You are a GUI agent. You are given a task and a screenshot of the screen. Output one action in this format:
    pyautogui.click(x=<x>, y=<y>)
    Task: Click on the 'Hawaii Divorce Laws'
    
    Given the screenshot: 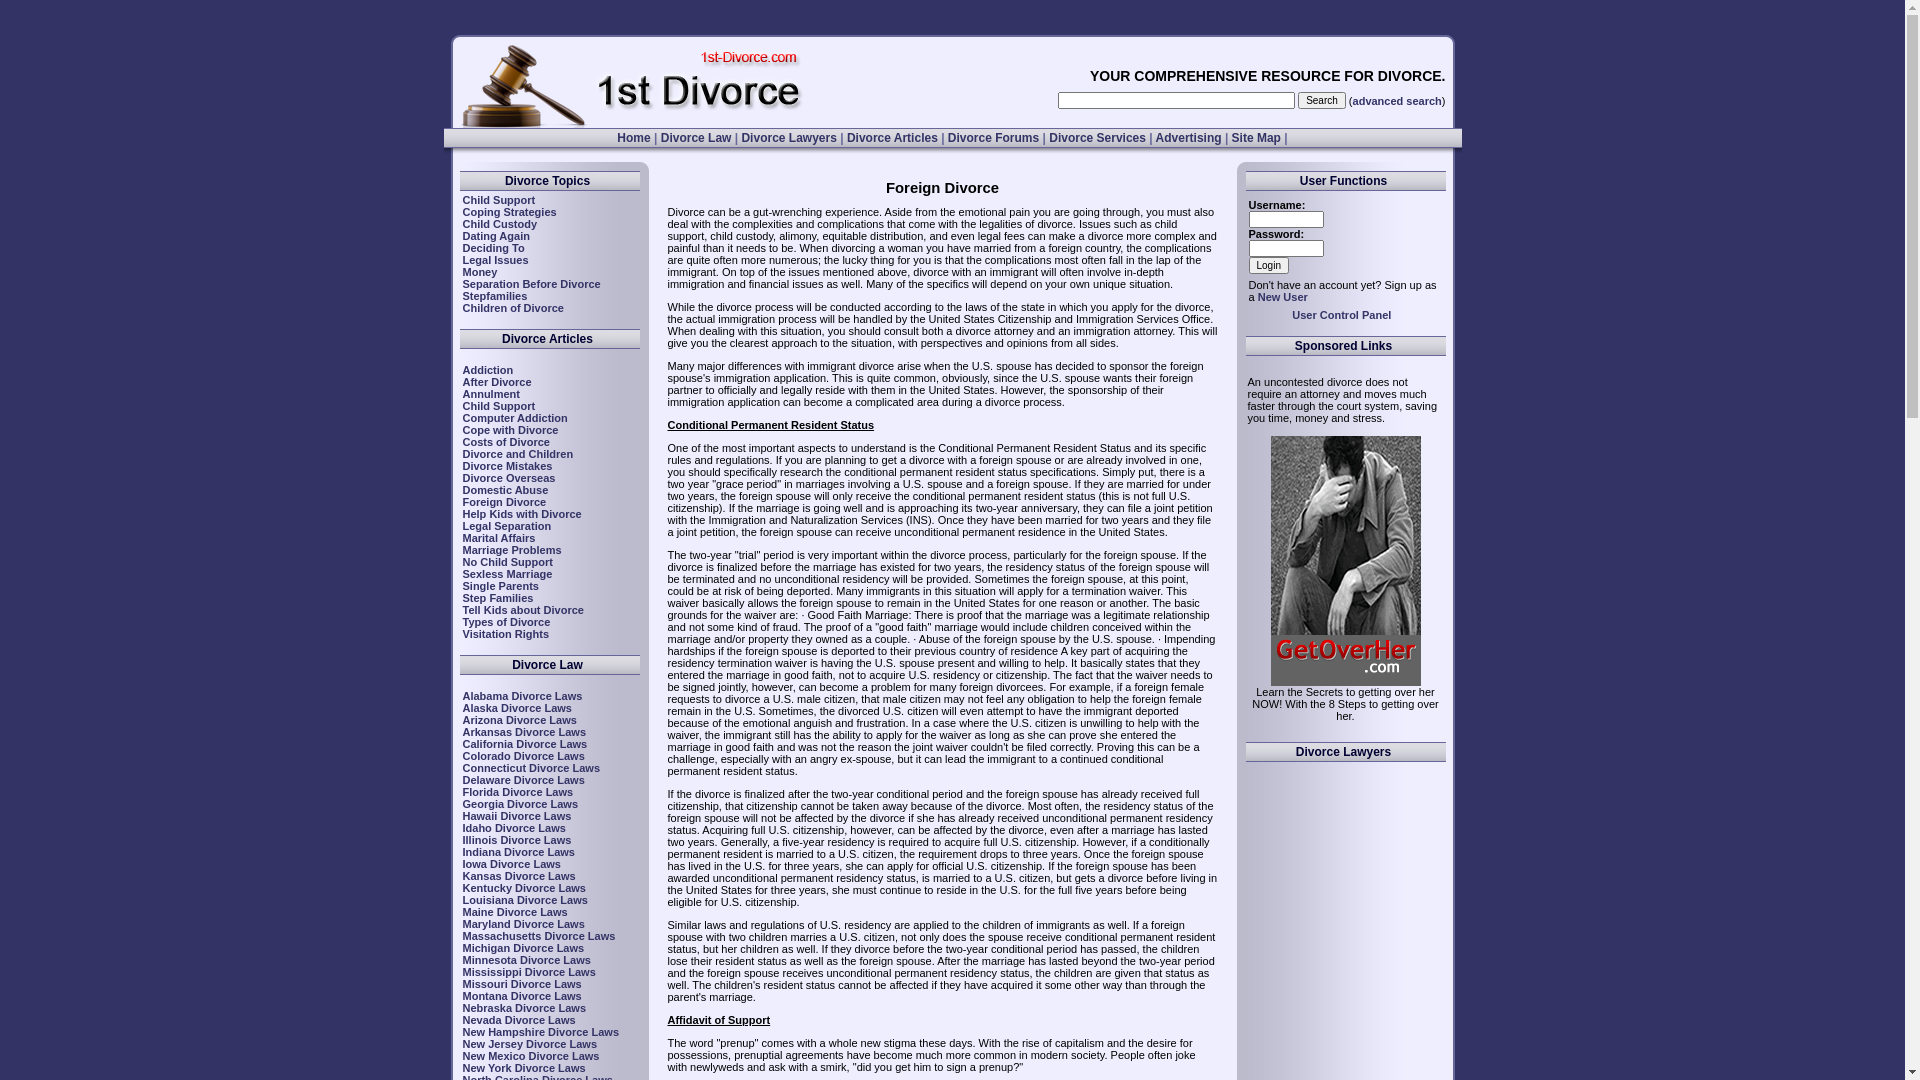 What is the action you would take?
    pyautogui.click(x=516, y=816)
    